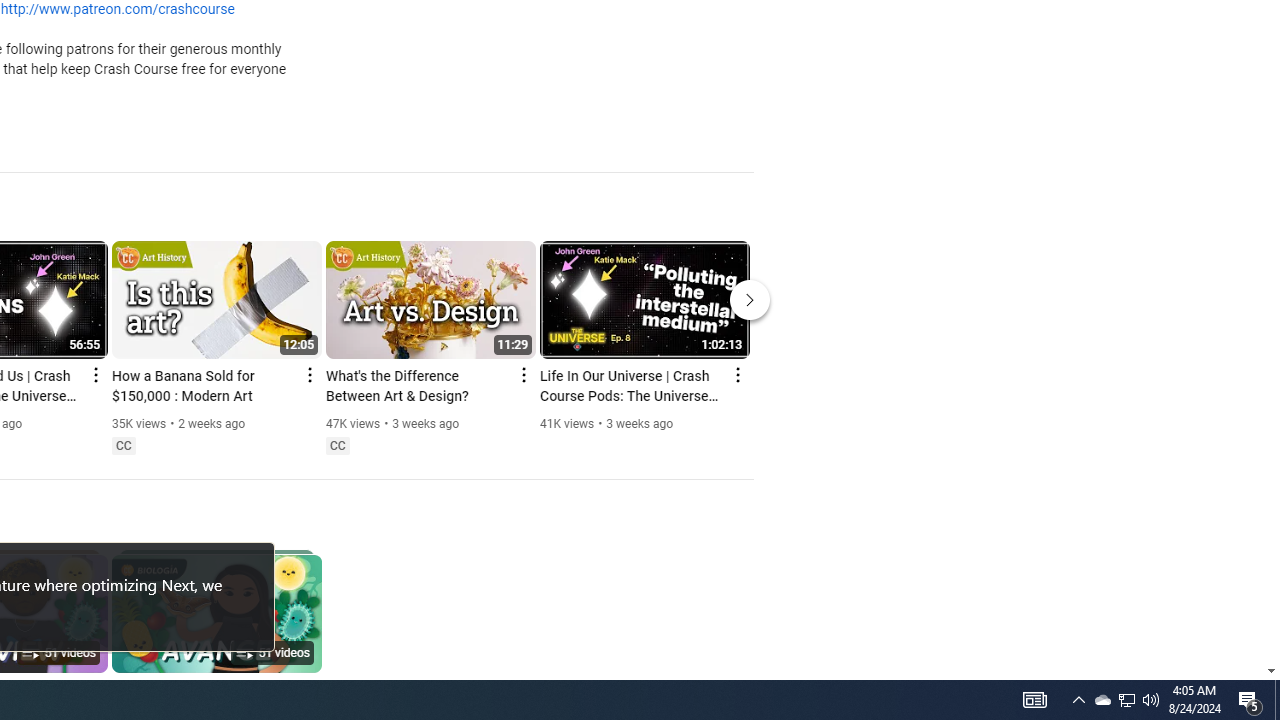 The height and width of the screenshot is (720, 1280). Describe the element at coordinates (116, 10) in the screenshot. I see `'http://www.patreon.com/crashcourse'` at that location.